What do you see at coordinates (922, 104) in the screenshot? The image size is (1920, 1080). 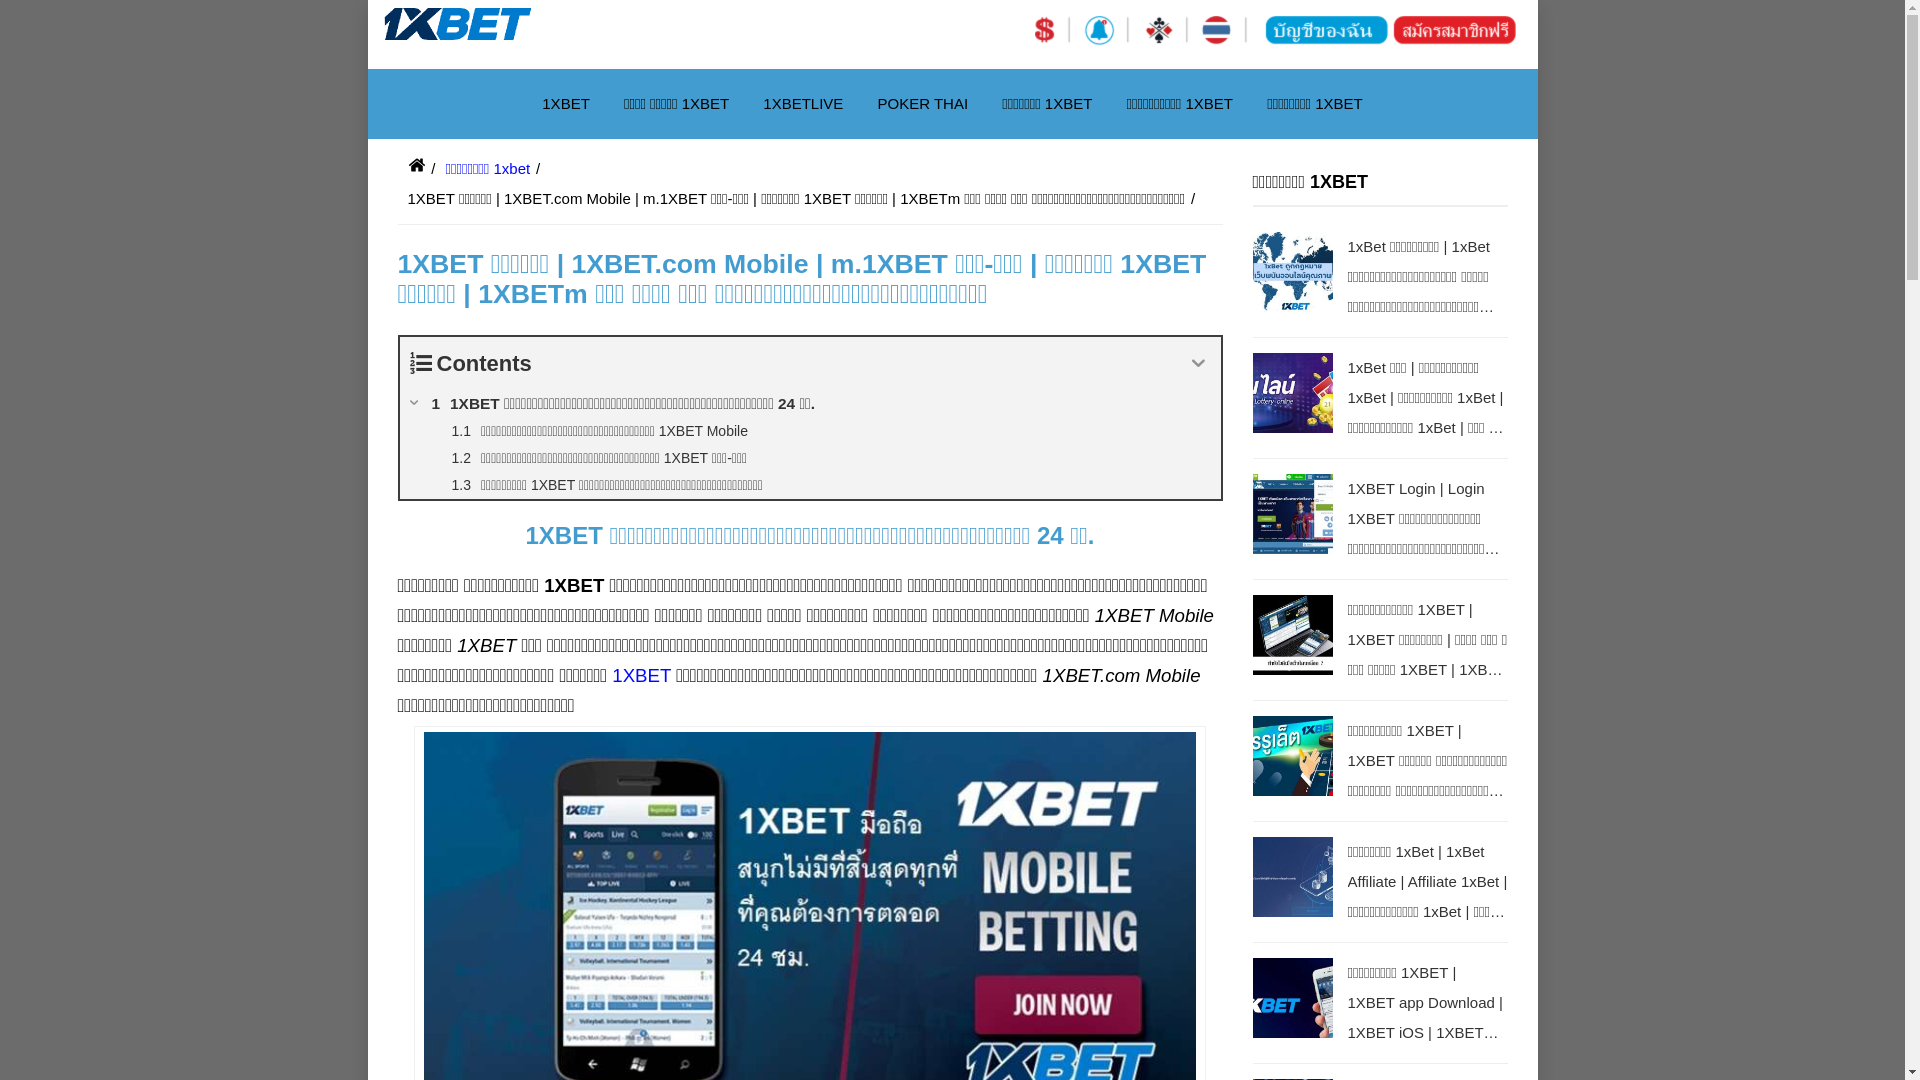 I see `'POKER THAI'` at bounding box center [922, 104].